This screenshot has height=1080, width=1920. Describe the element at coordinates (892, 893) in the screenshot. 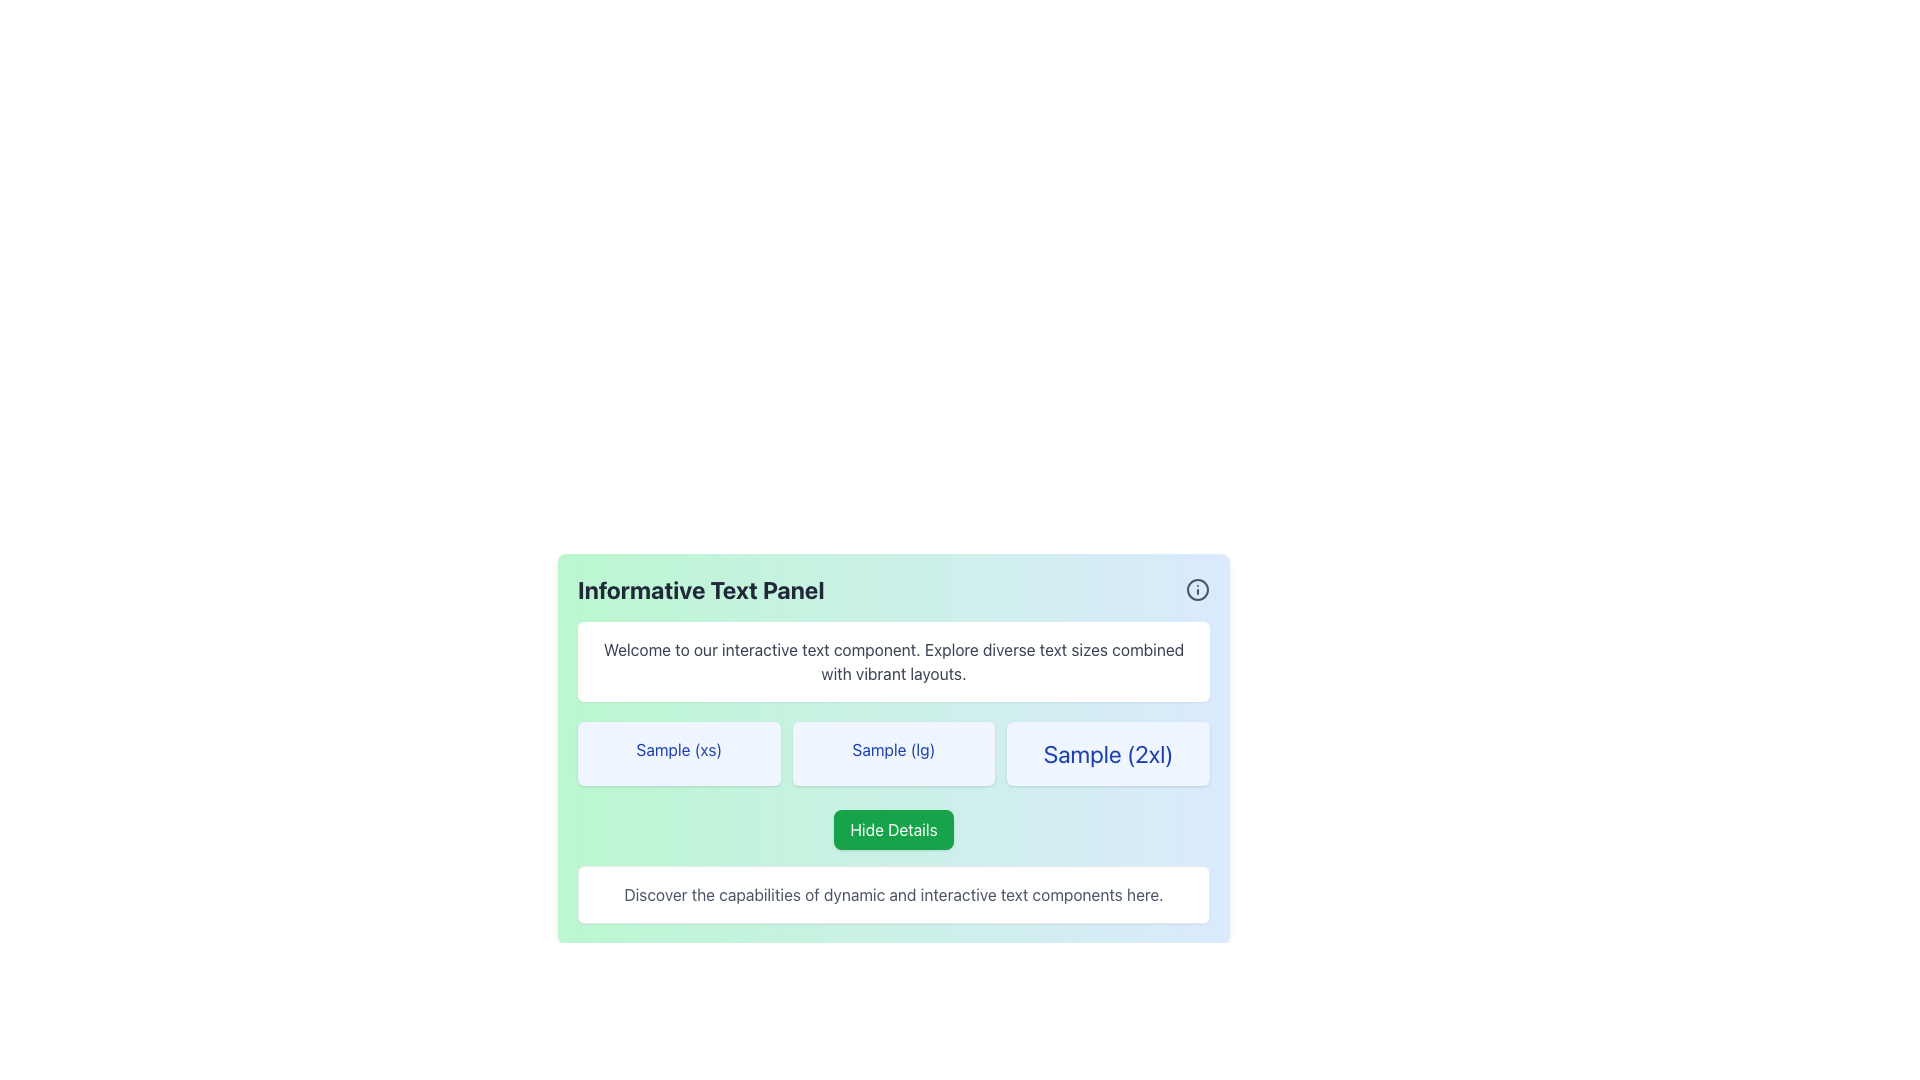

I see `the text box displaying 'Discover the capabilities of dynamic and interactive text components here.' which is located at the bottom of the 'Informative Text Panel'` at that location.